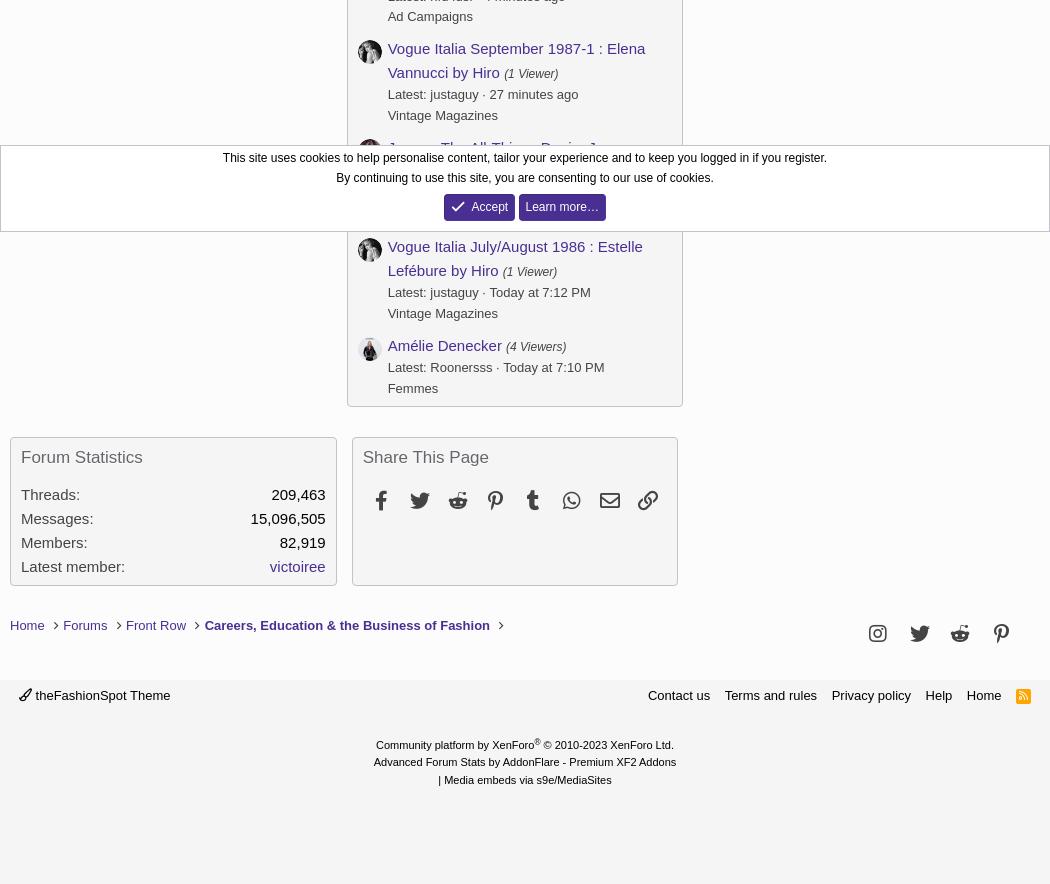  Describe the element at coordinates (471, 204) in the screenshot. I see `'Accept'` at that location.